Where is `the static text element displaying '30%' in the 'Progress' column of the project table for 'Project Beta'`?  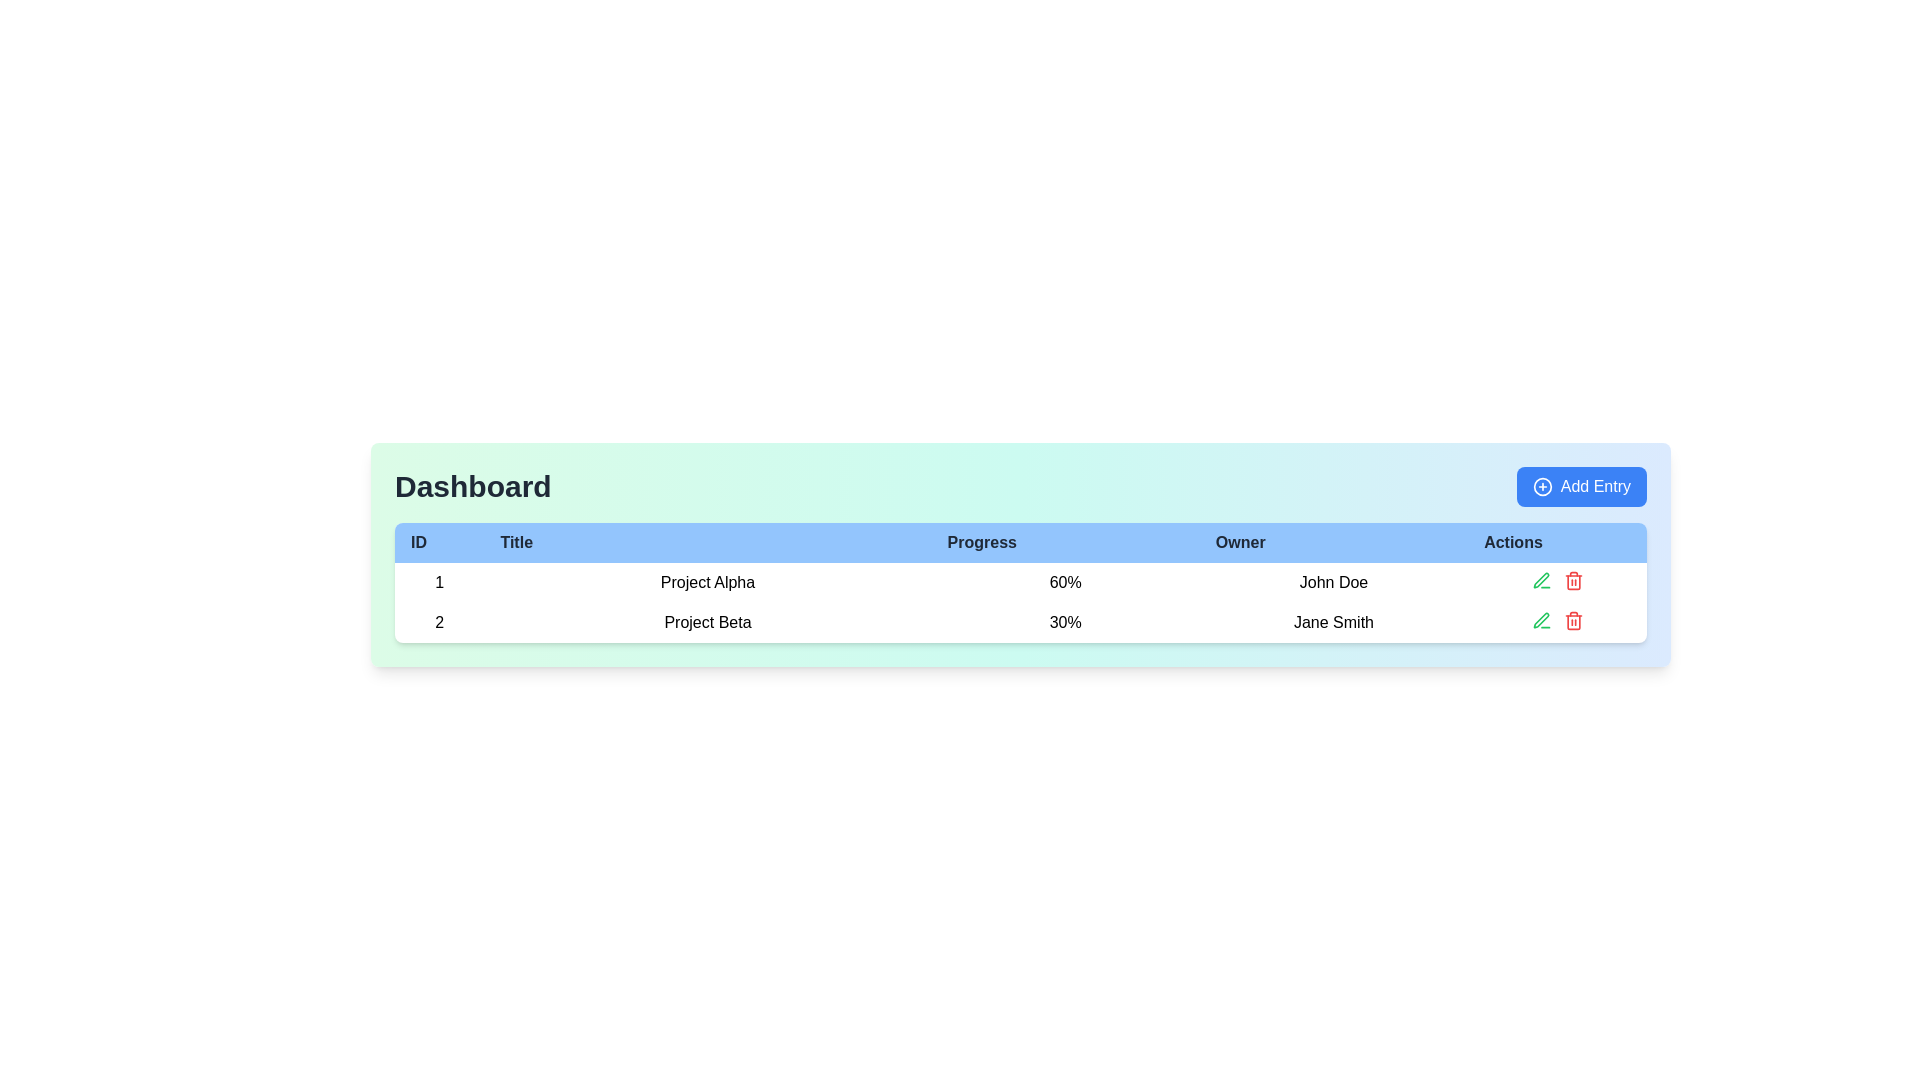 the static text element displaying '30%' in the 'Progress' column of the project table for 'Project Beta' is located at coordinates (1064, 622).